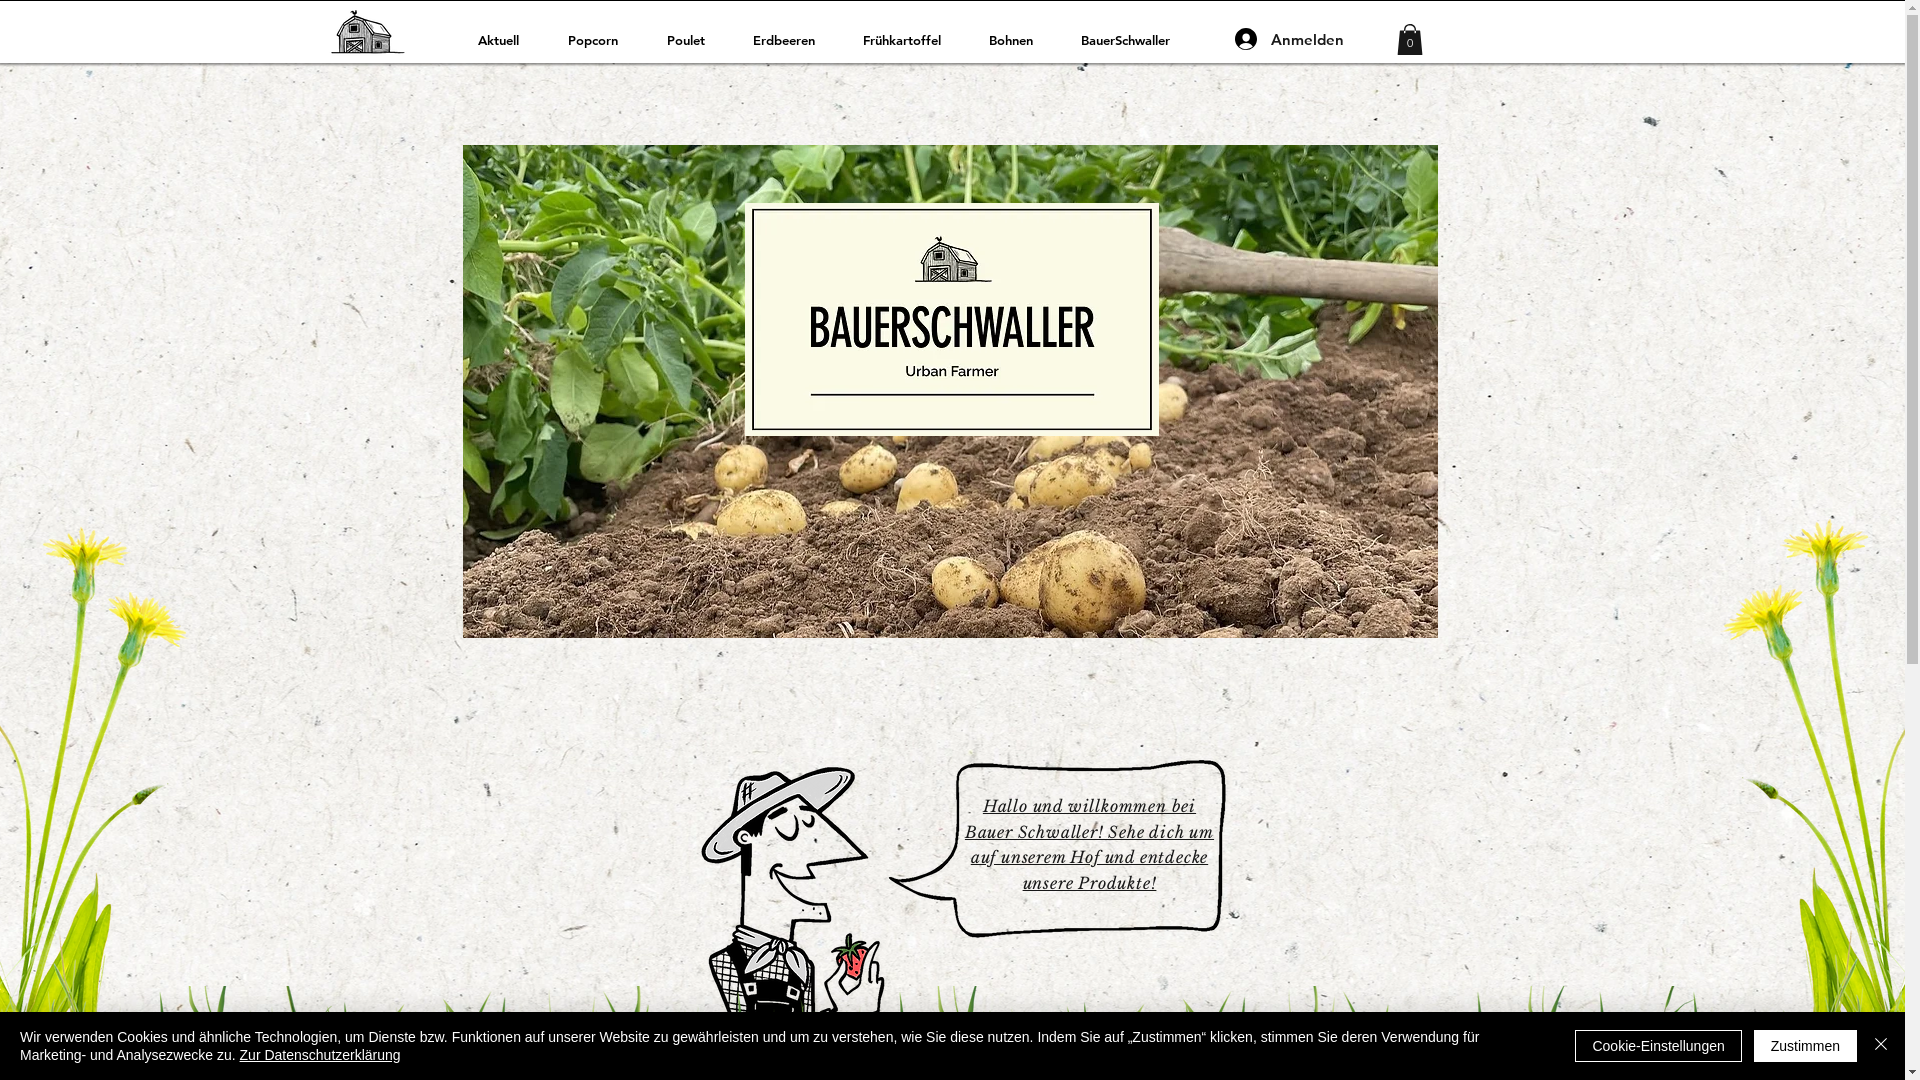 The height and width of the screenshot is (1080, 1920). Describe the element at coordinates (695, 39) in the screenshot. I see `'Poulet'` at that location.